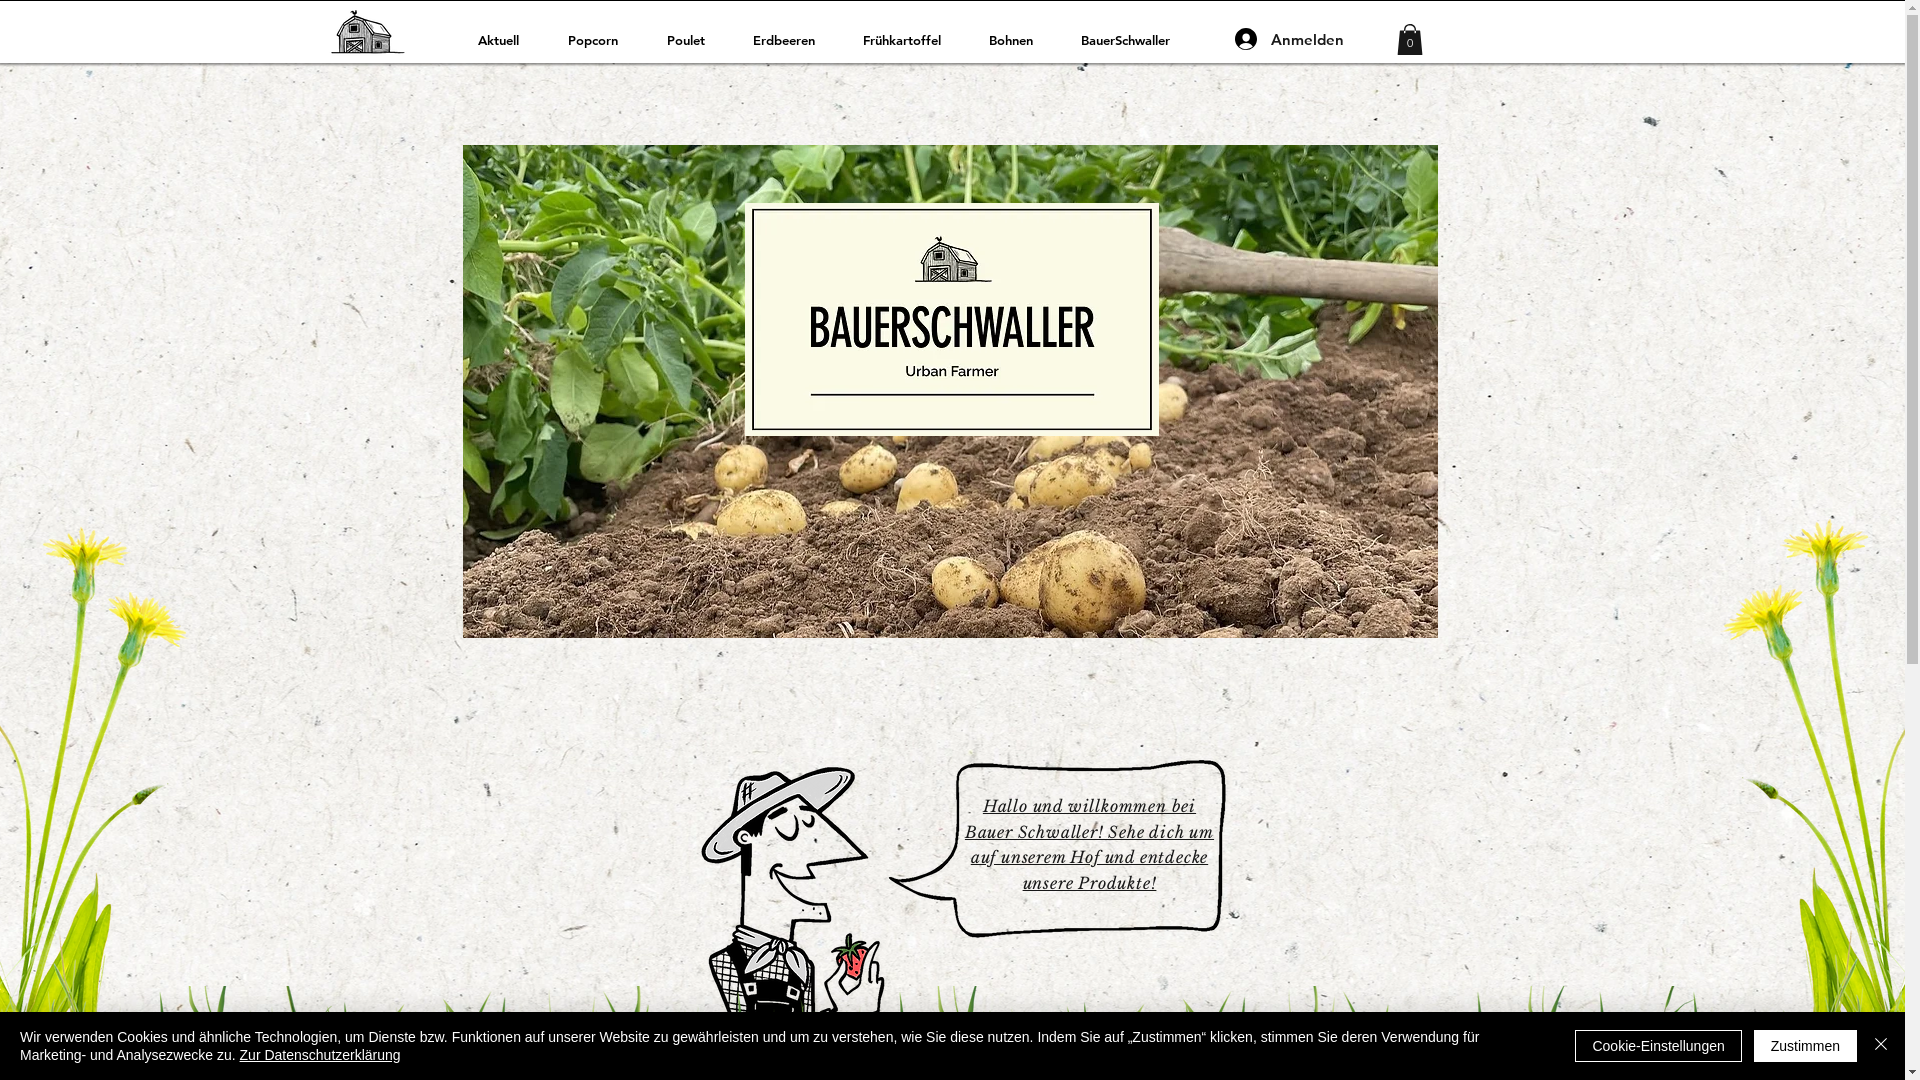 The height and width of the screenshot is (1080, 1920). Describe the element at coordinates (695, 39) in the screenshot. I see `'Poulet'` at that location.